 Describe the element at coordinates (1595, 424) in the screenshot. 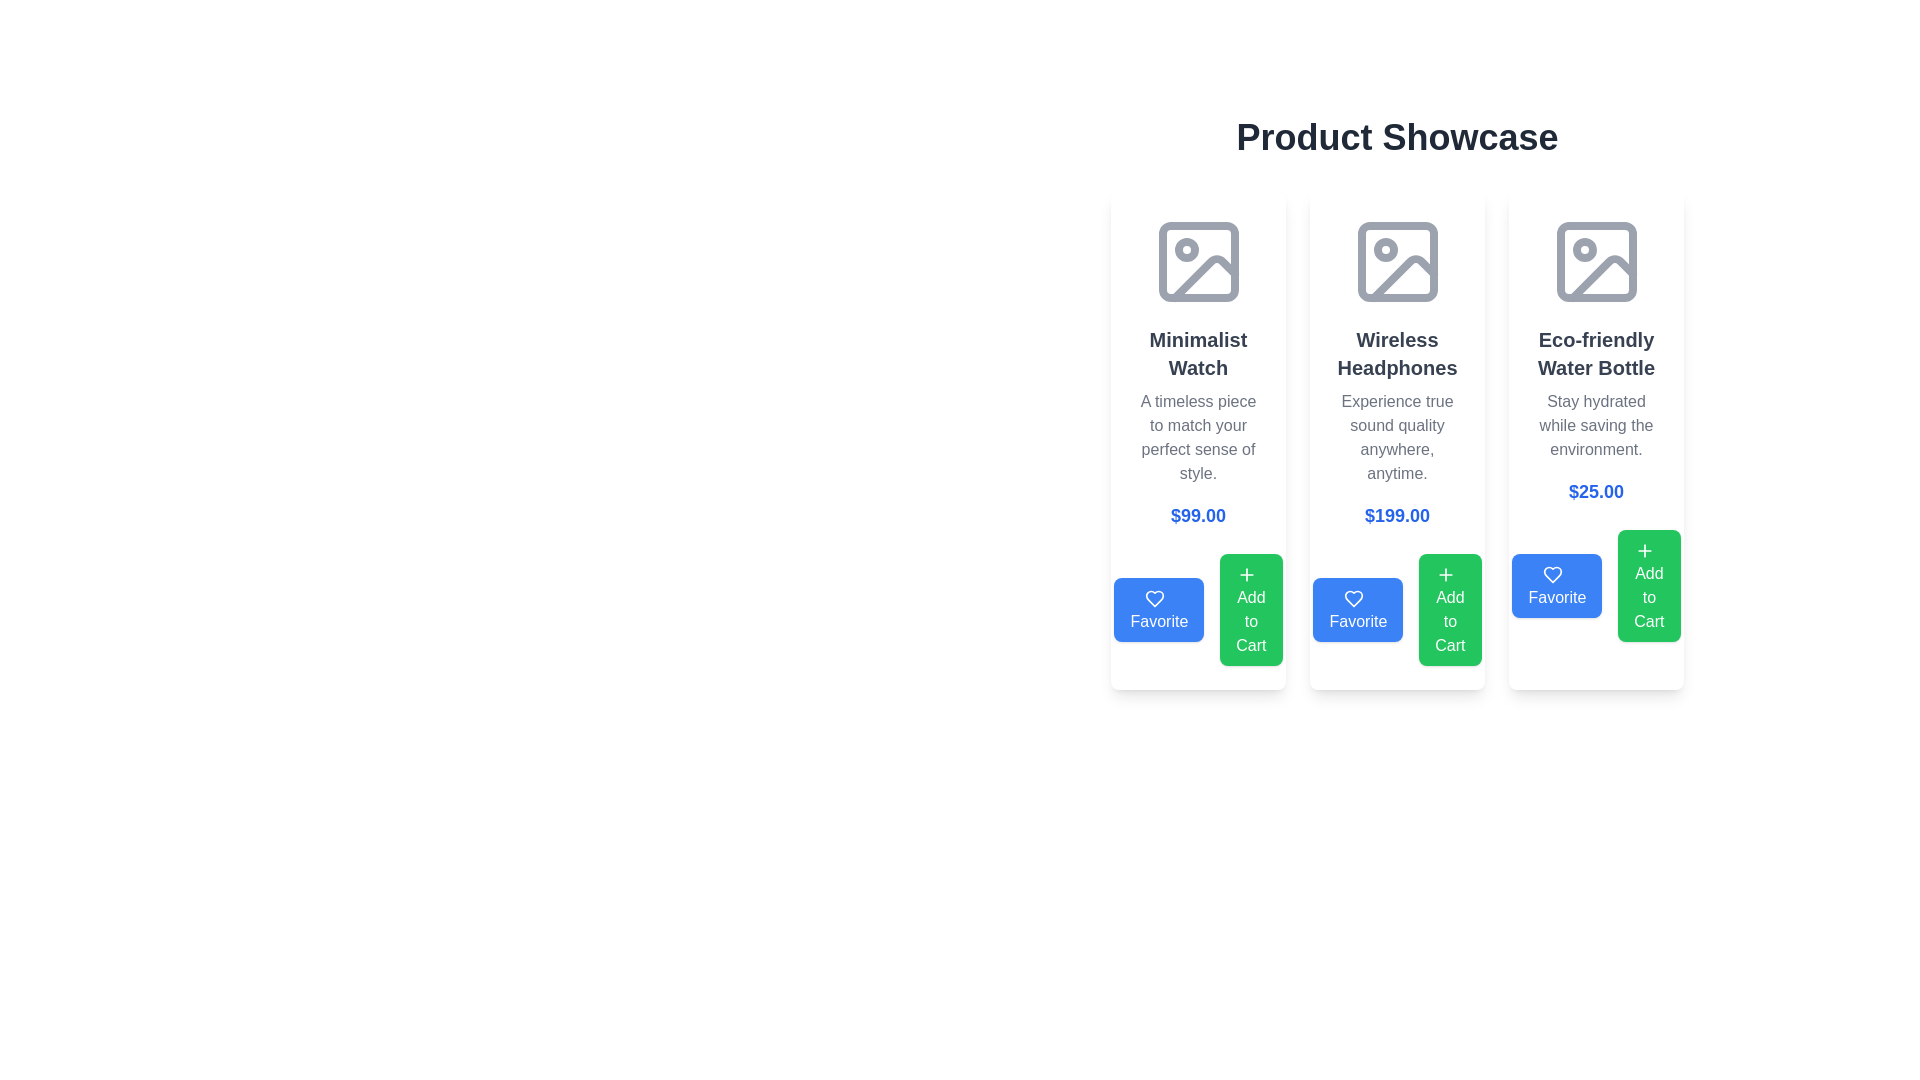

I see `the descriptive text that reads 'Stay hydrated while saving the environment.' located below the product title 'Eco-friendly Water Bottle'` at that location.